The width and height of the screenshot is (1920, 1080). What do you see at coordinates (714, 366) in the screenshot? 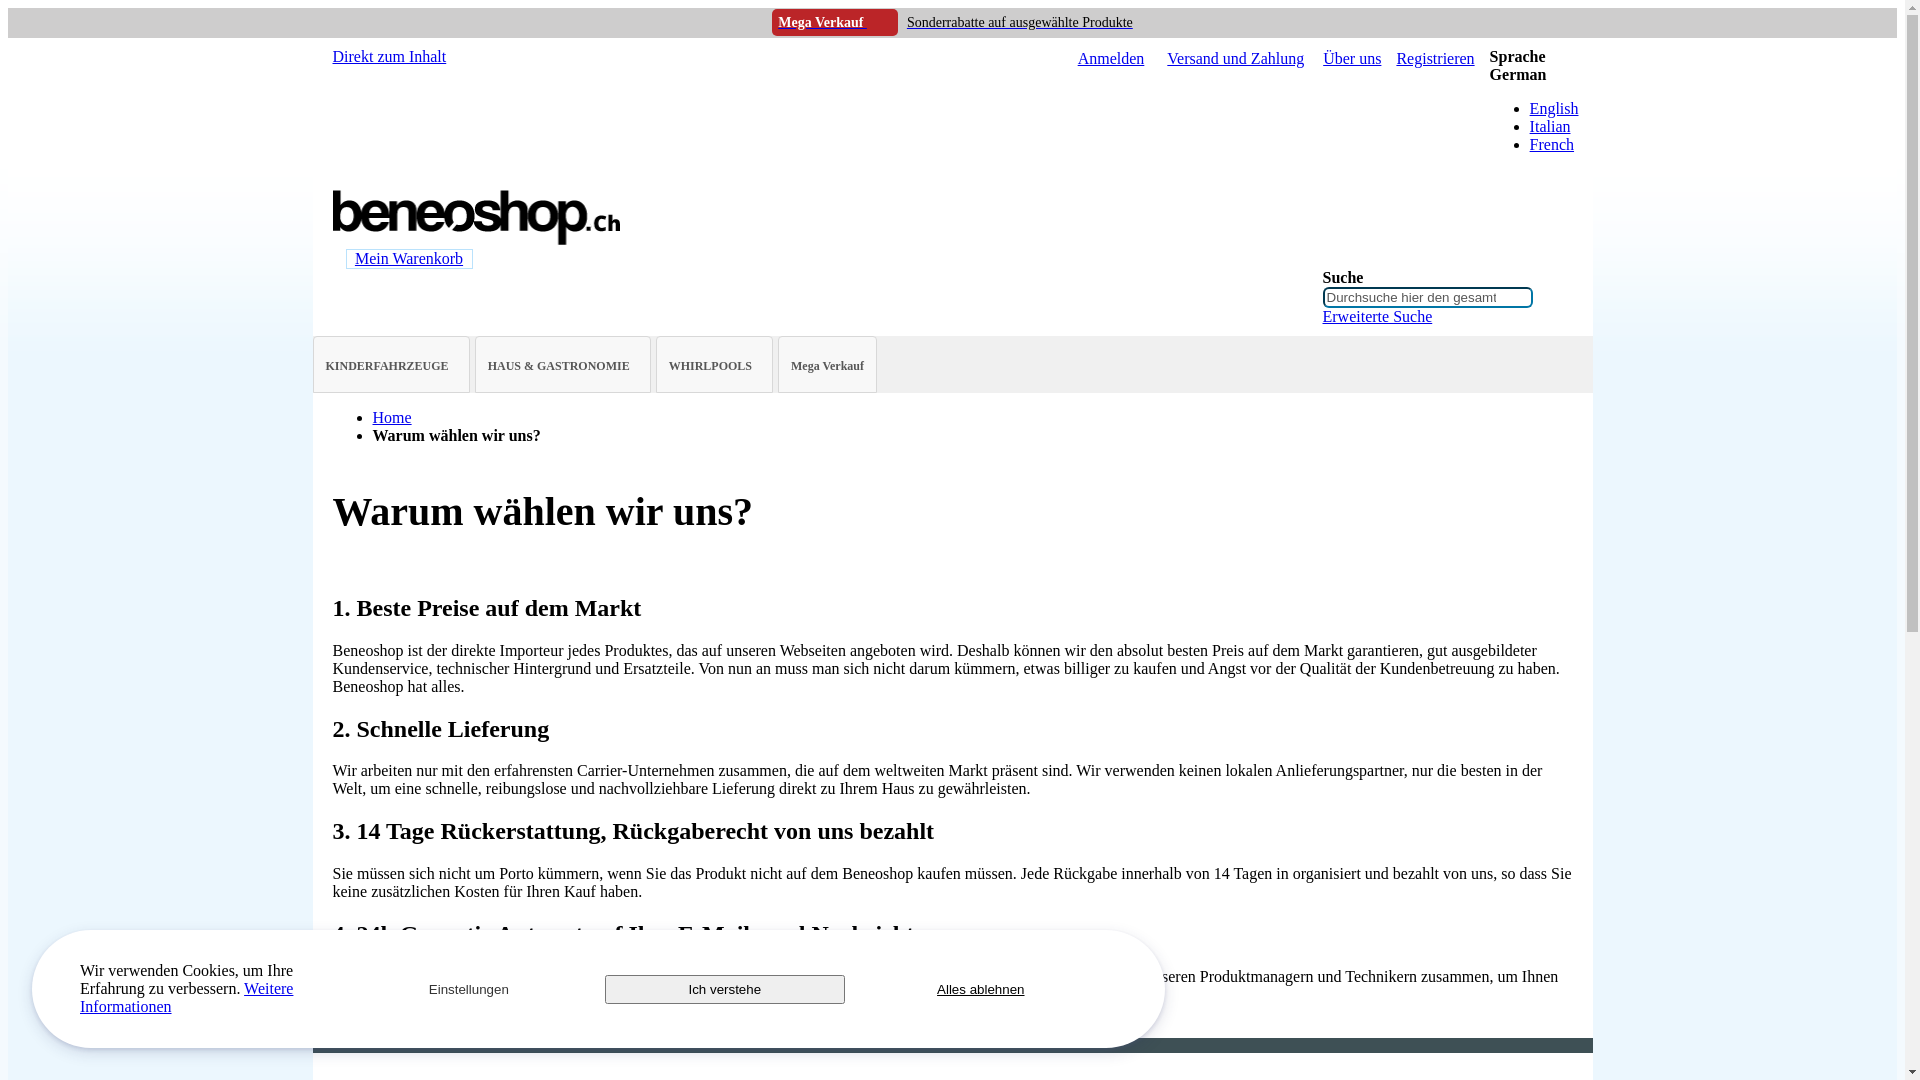
I see `'WHIRLPOOLS'` at bounding box center [714, 366].